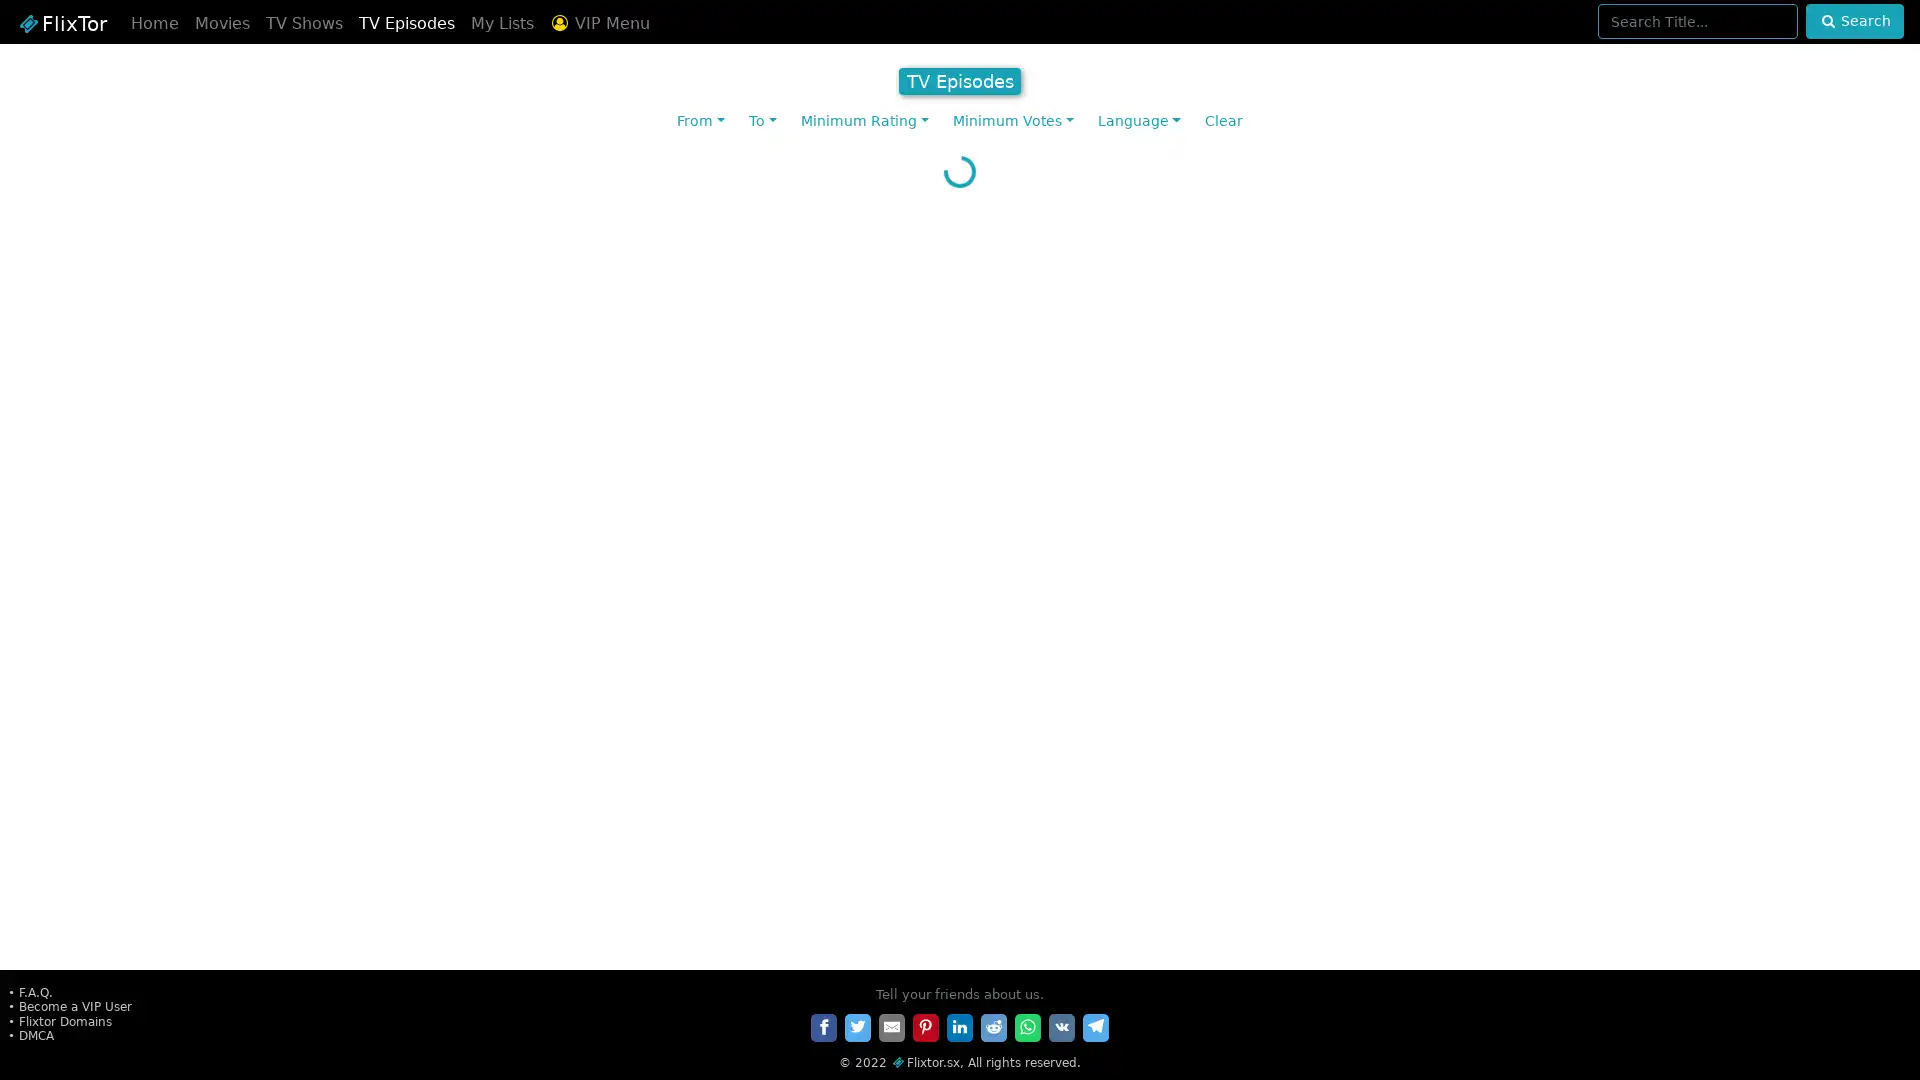  What do you see at coordinates (598, 23) in the screenshot?
I see `VIP Menu` at bounding box center [598, 23].